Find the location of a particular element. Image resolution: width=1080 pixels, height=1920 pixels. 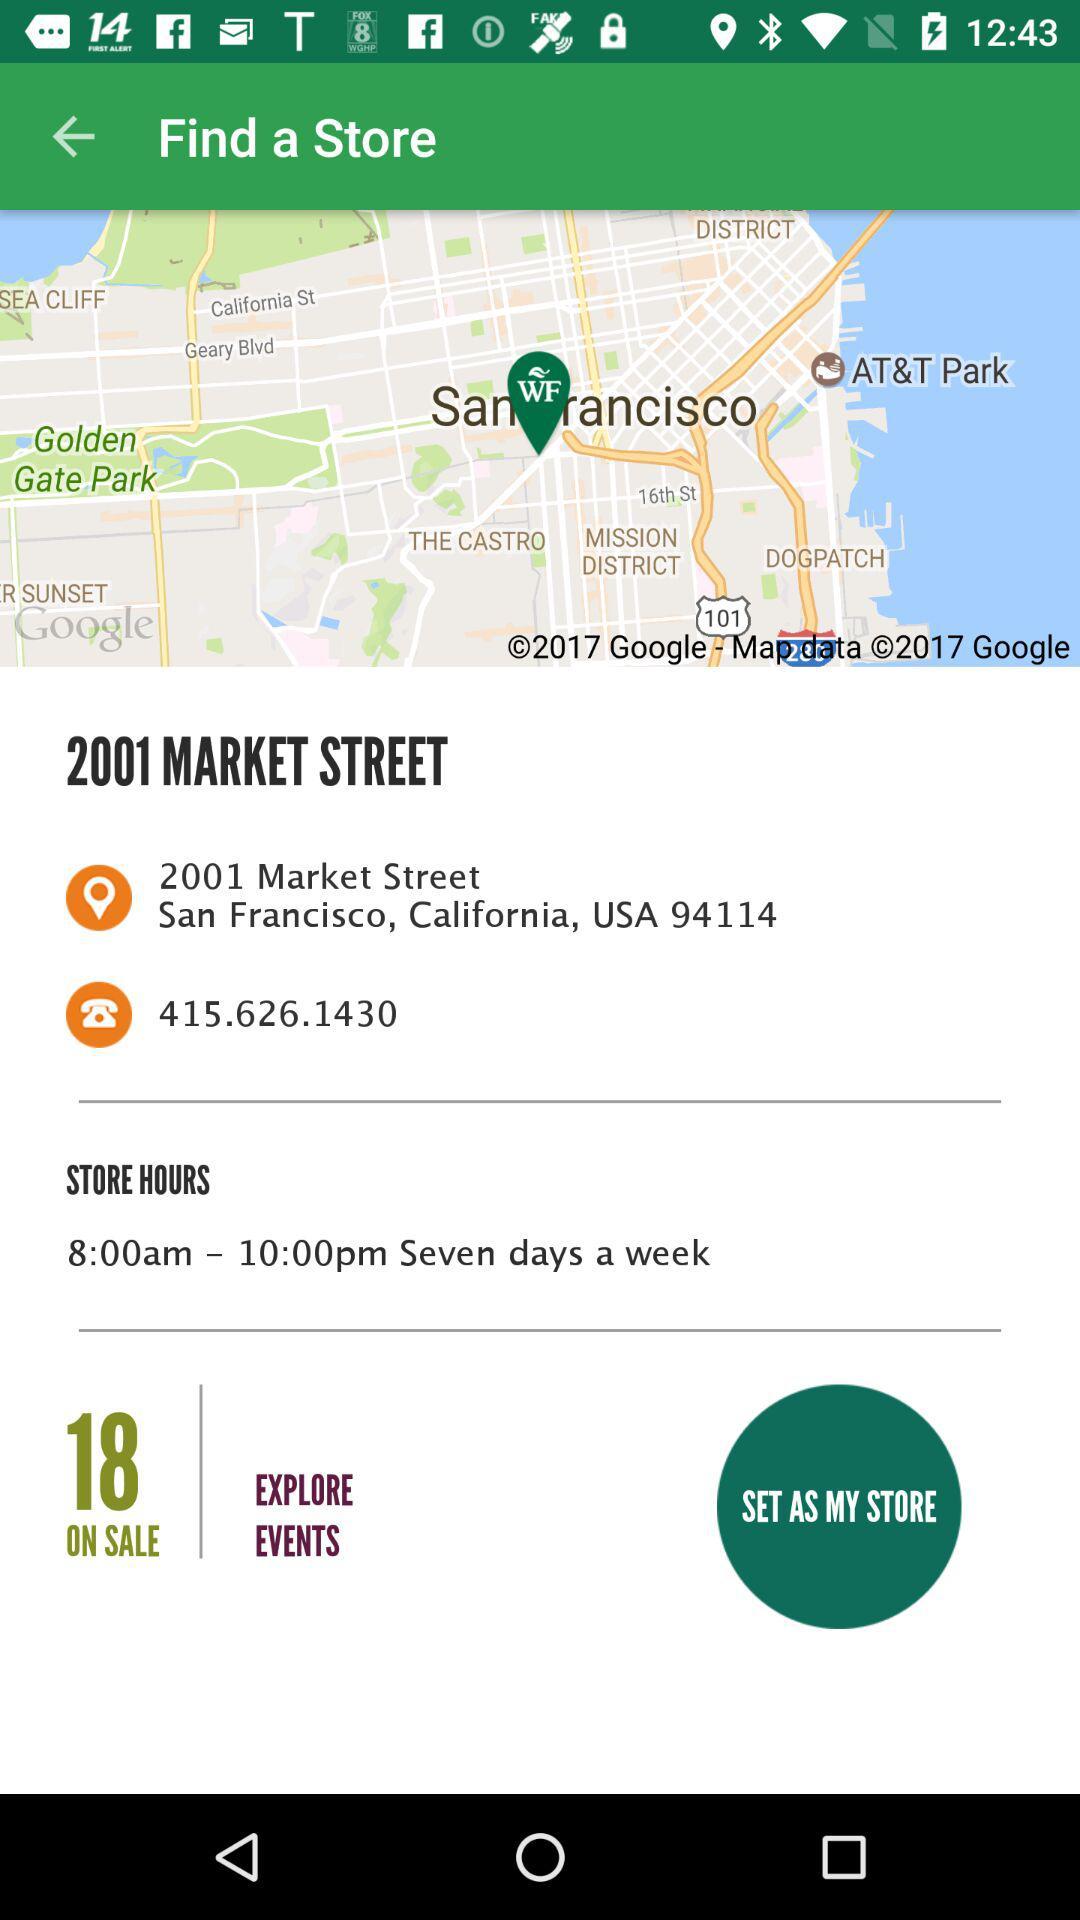

the 415.626.1430 icon is located at coordinates (573, 1014).